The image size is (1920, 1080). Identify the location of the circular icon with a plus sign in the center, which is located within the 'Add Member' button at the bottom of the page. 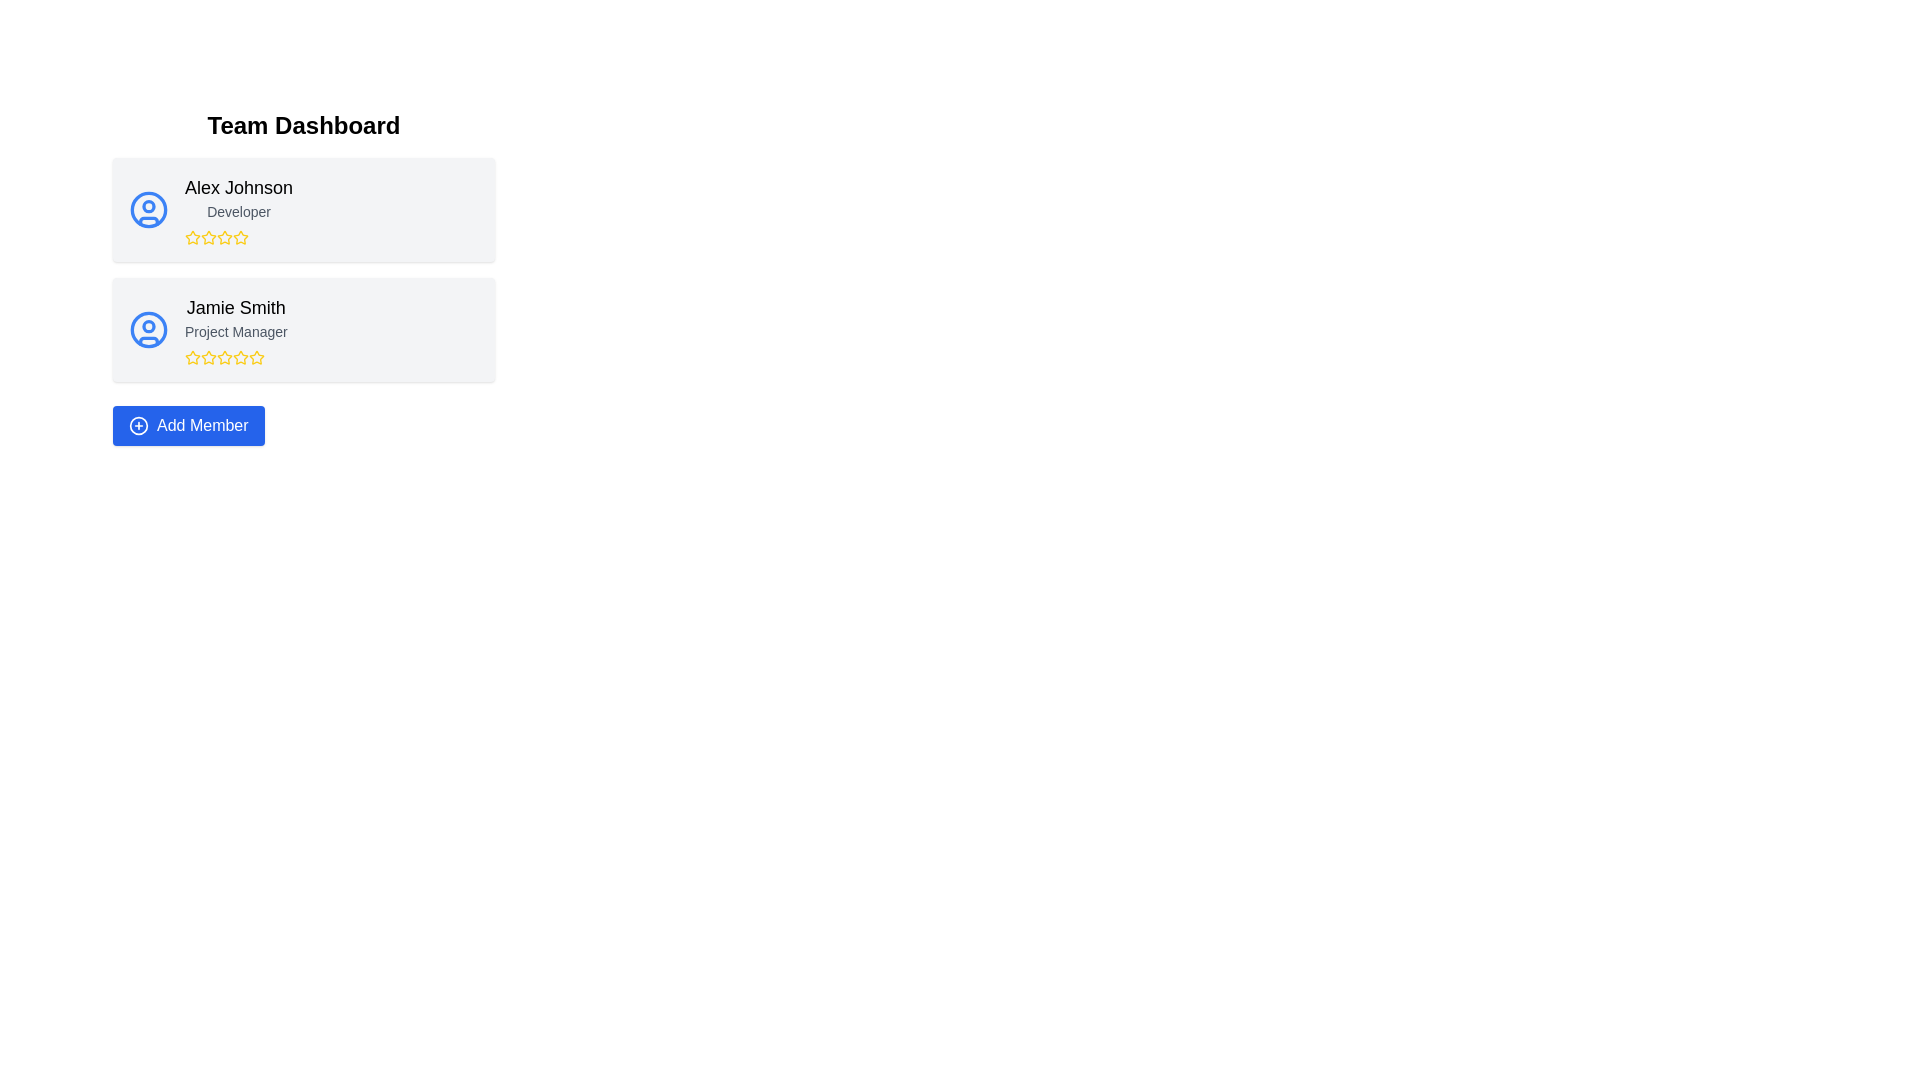
(138, 424).